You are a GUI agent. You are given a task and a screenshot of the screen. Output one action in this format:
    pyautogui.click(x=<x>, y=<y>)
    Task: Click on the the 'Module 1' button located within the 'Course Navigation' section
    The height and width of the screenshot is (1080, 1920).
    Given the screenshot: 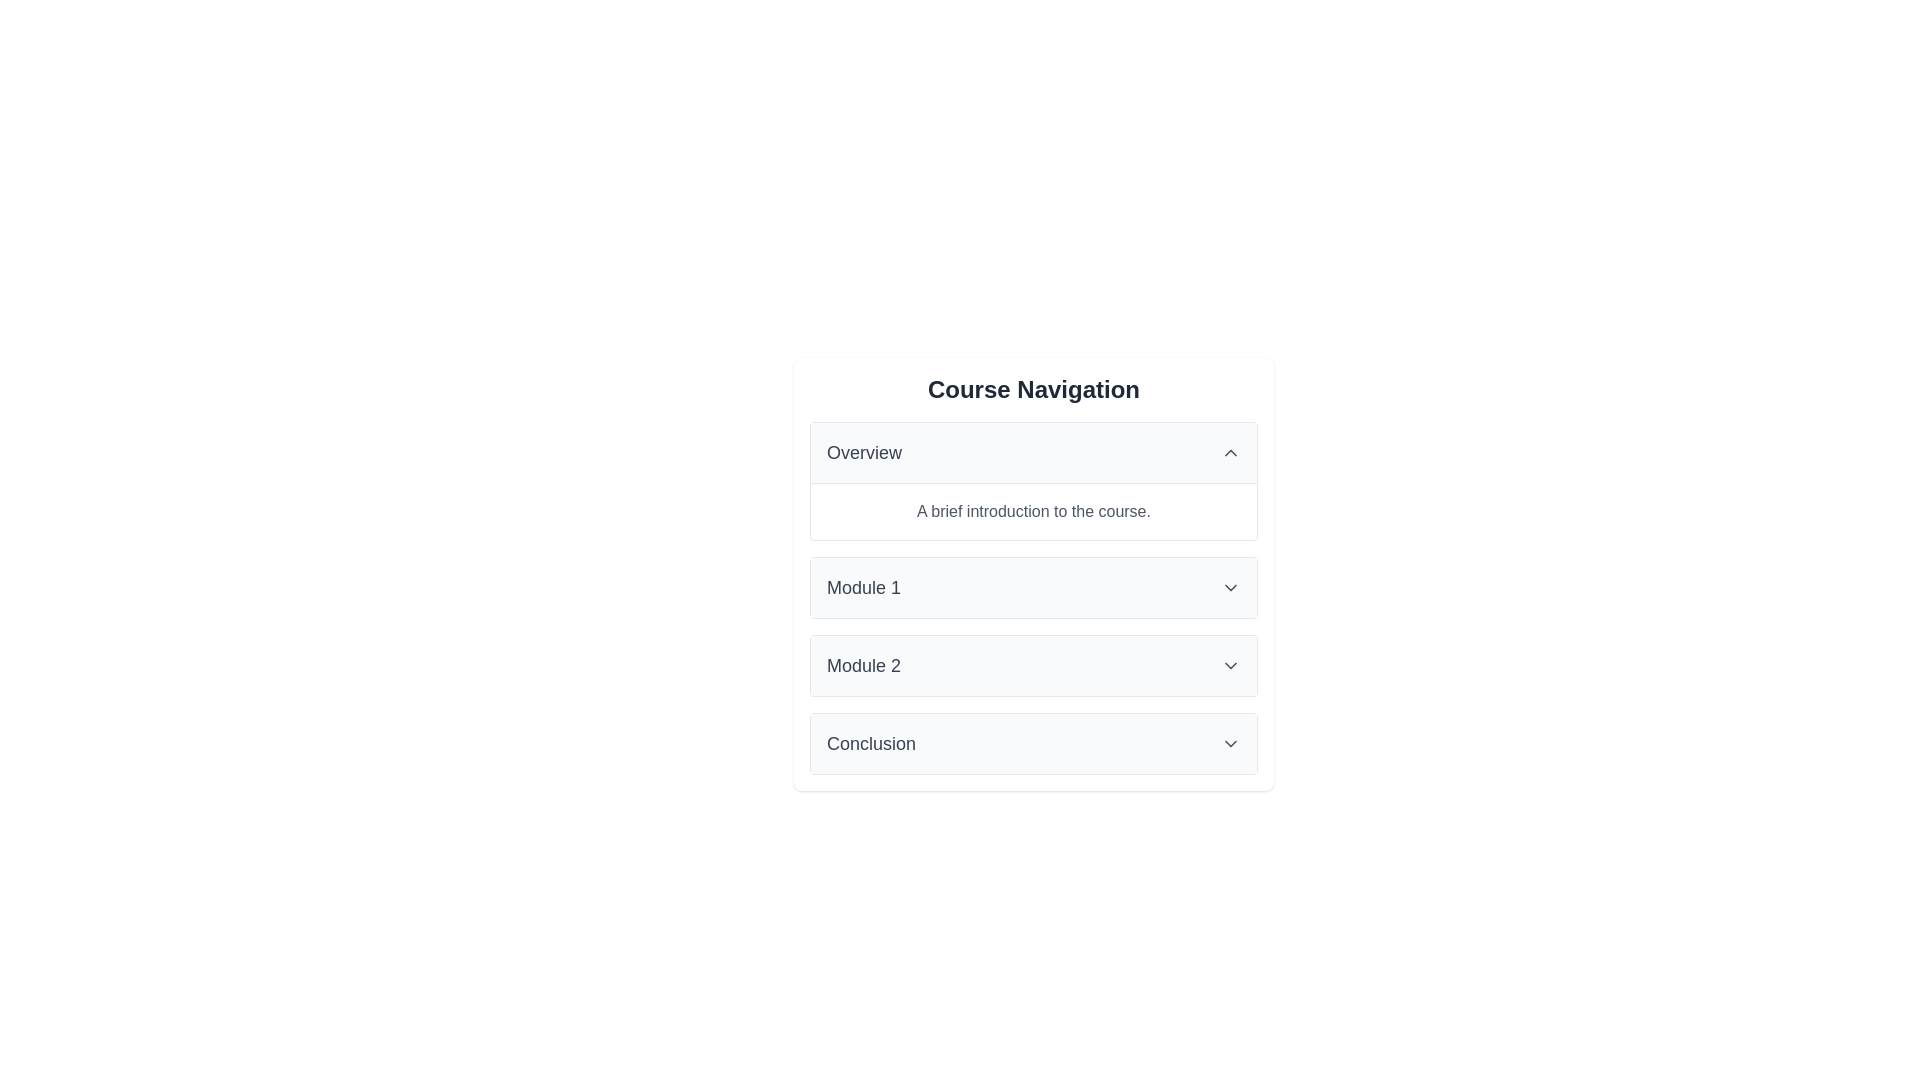 What is the action you would take?
    pyautogui.click(x=1033, y=586)
    